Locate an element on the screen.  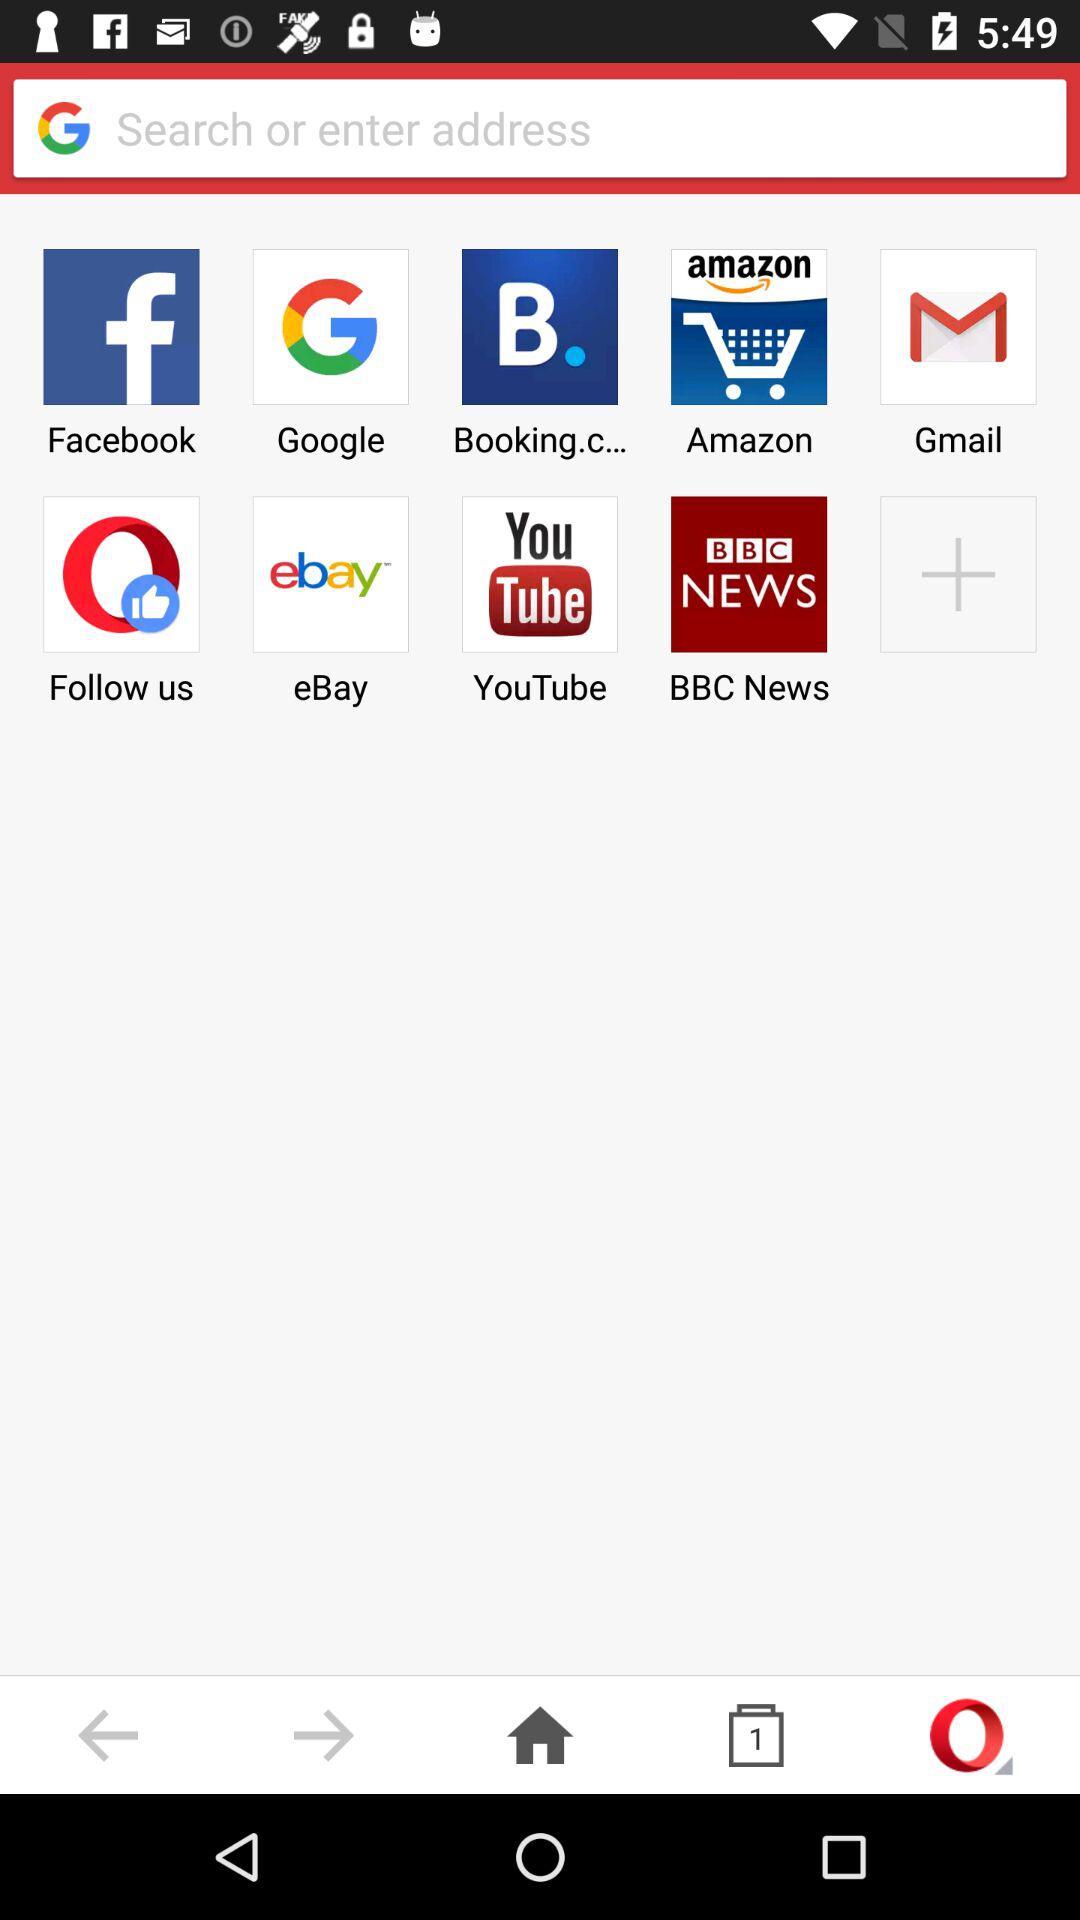
the item to the right of facebook item is located at coordinates (329, 593).